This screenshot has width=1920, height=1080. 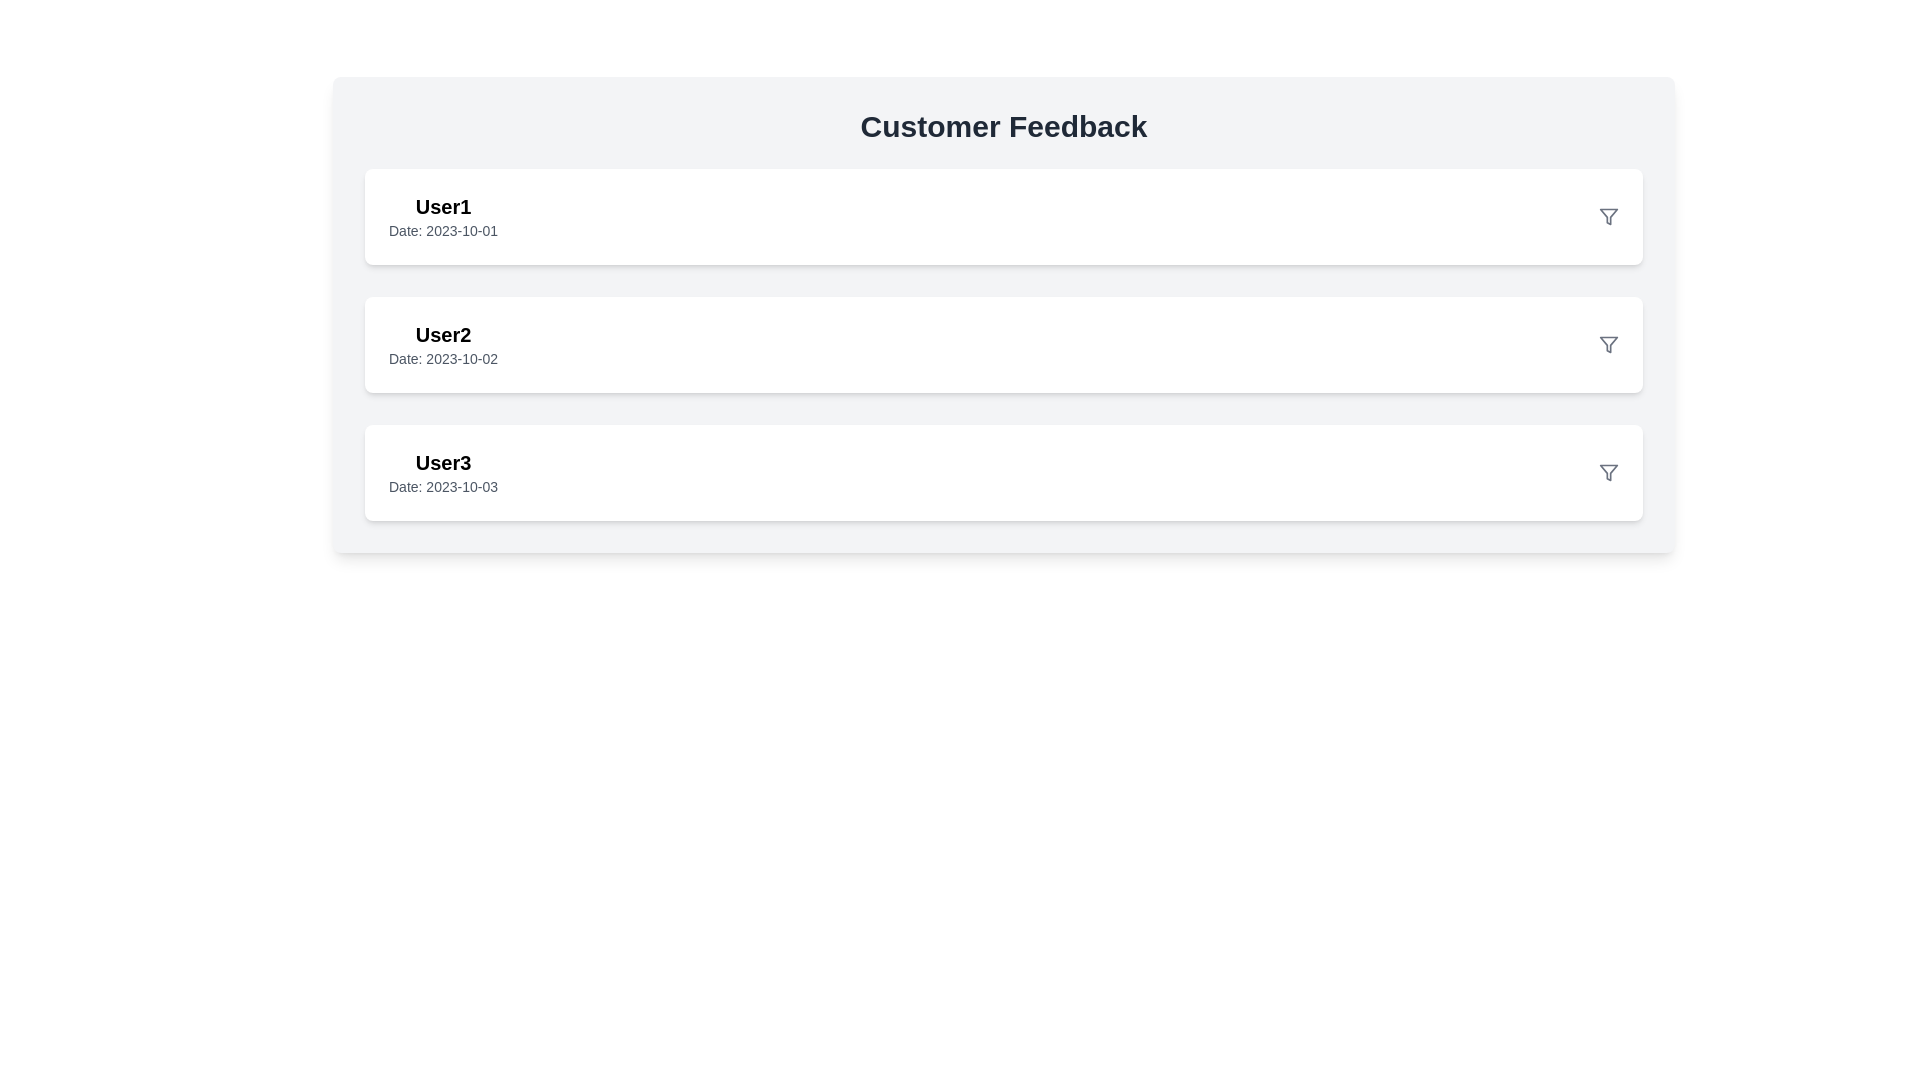 What do you see at coordinates (1608, 473) in the screenshot?
I see `the filtering button located in the top-right corner of the user 'User3' details section, positioned to the right of 'Date: 2023-10-03', to initiate filtering` at bounding box center [1608, 473].